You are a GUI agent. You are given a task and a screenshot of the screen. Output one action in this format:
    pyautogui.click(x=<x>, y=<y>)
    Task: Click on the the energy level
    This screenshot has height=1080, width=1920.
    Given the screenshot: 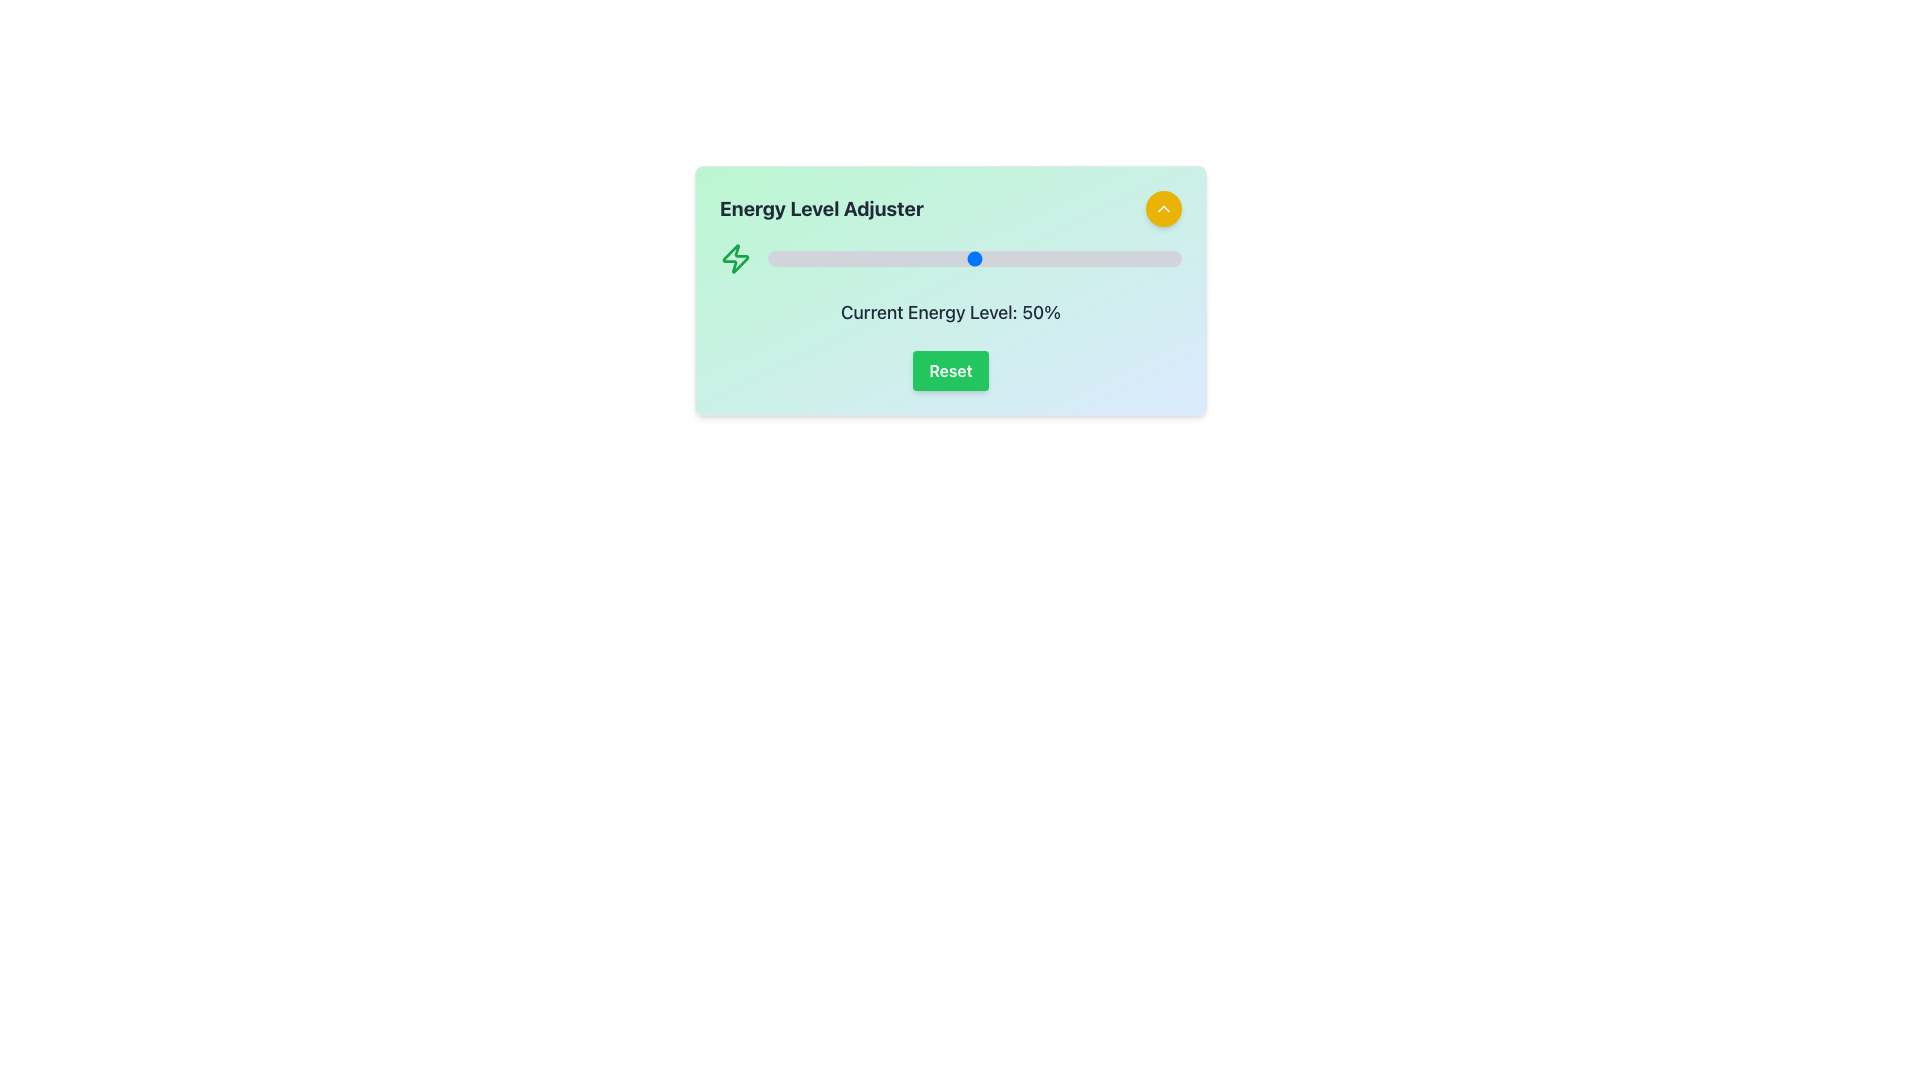 What is the action you would take?
    pyautogui.click(x=983, y=257)
    